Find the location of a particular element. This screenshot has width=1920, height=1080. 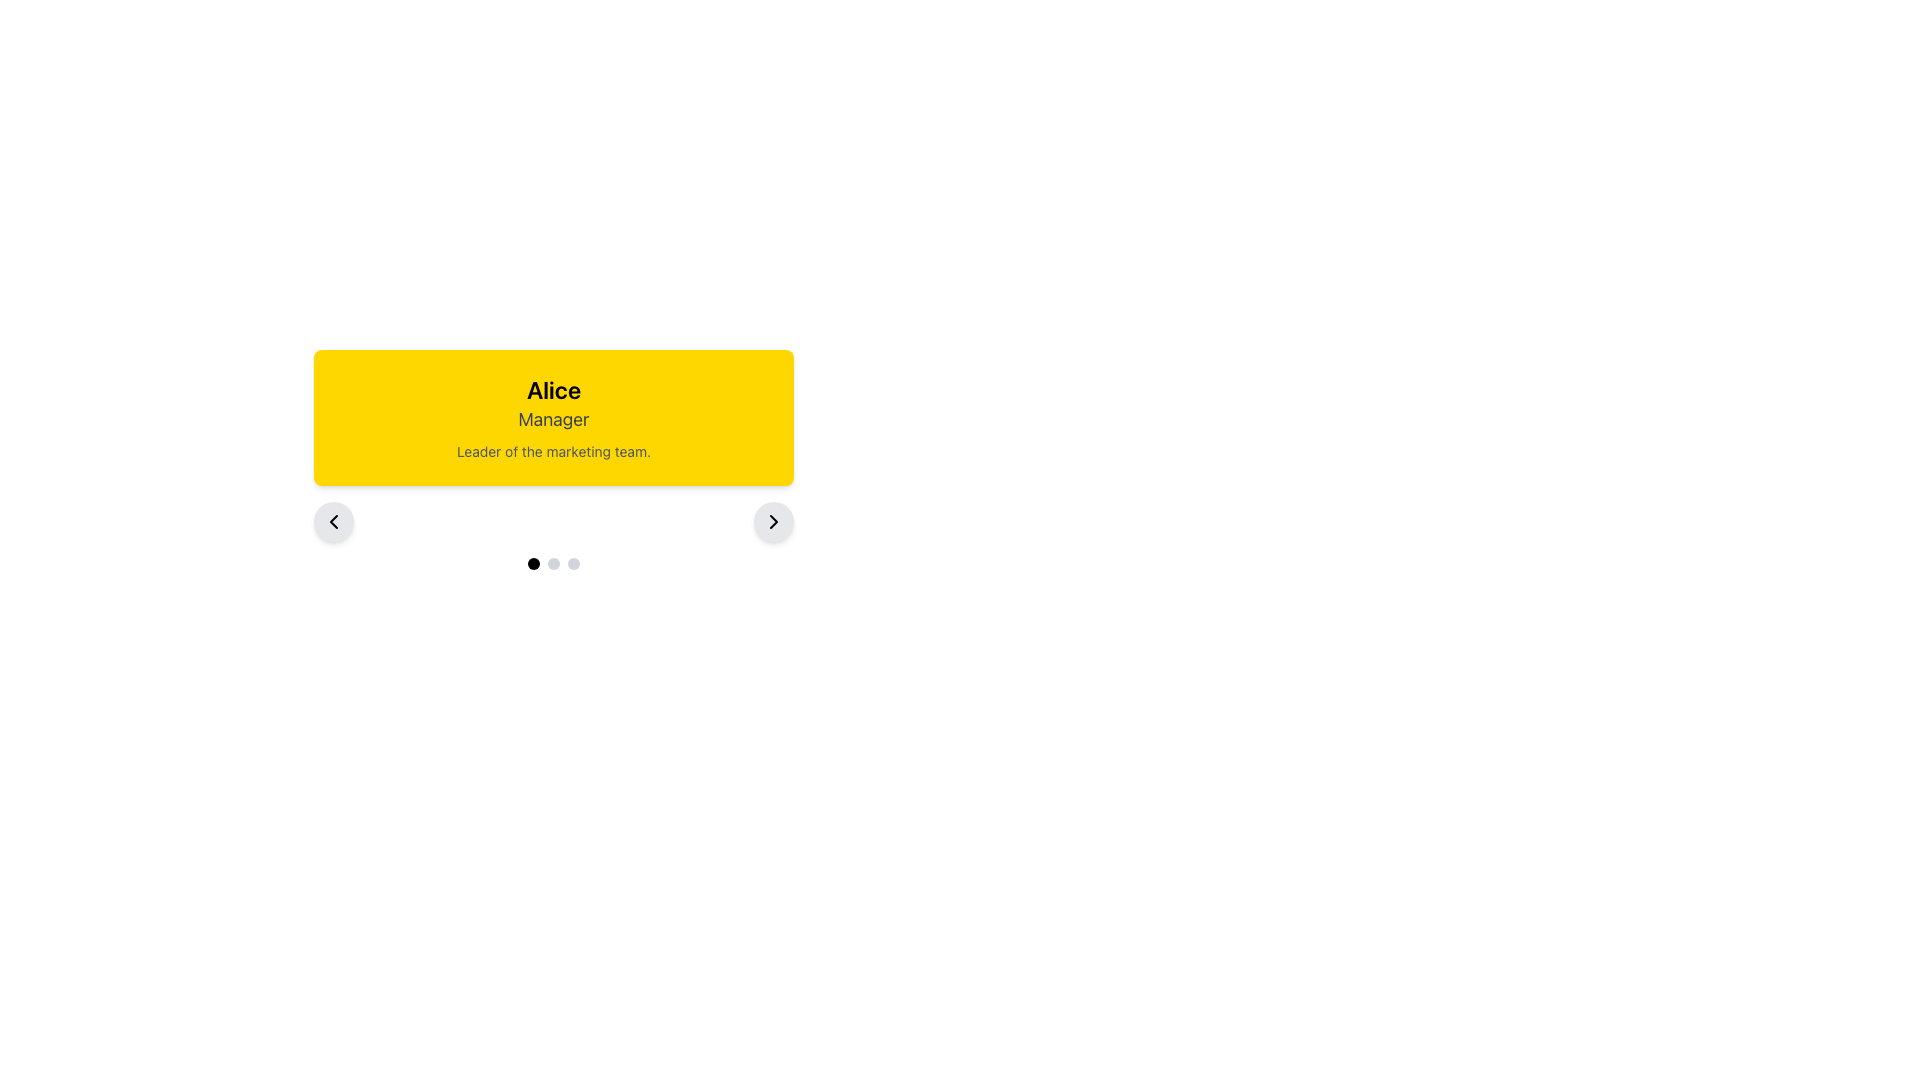

the arrow icon located at the bottom-right of the highlighted card is located at coordinates (772, 520).